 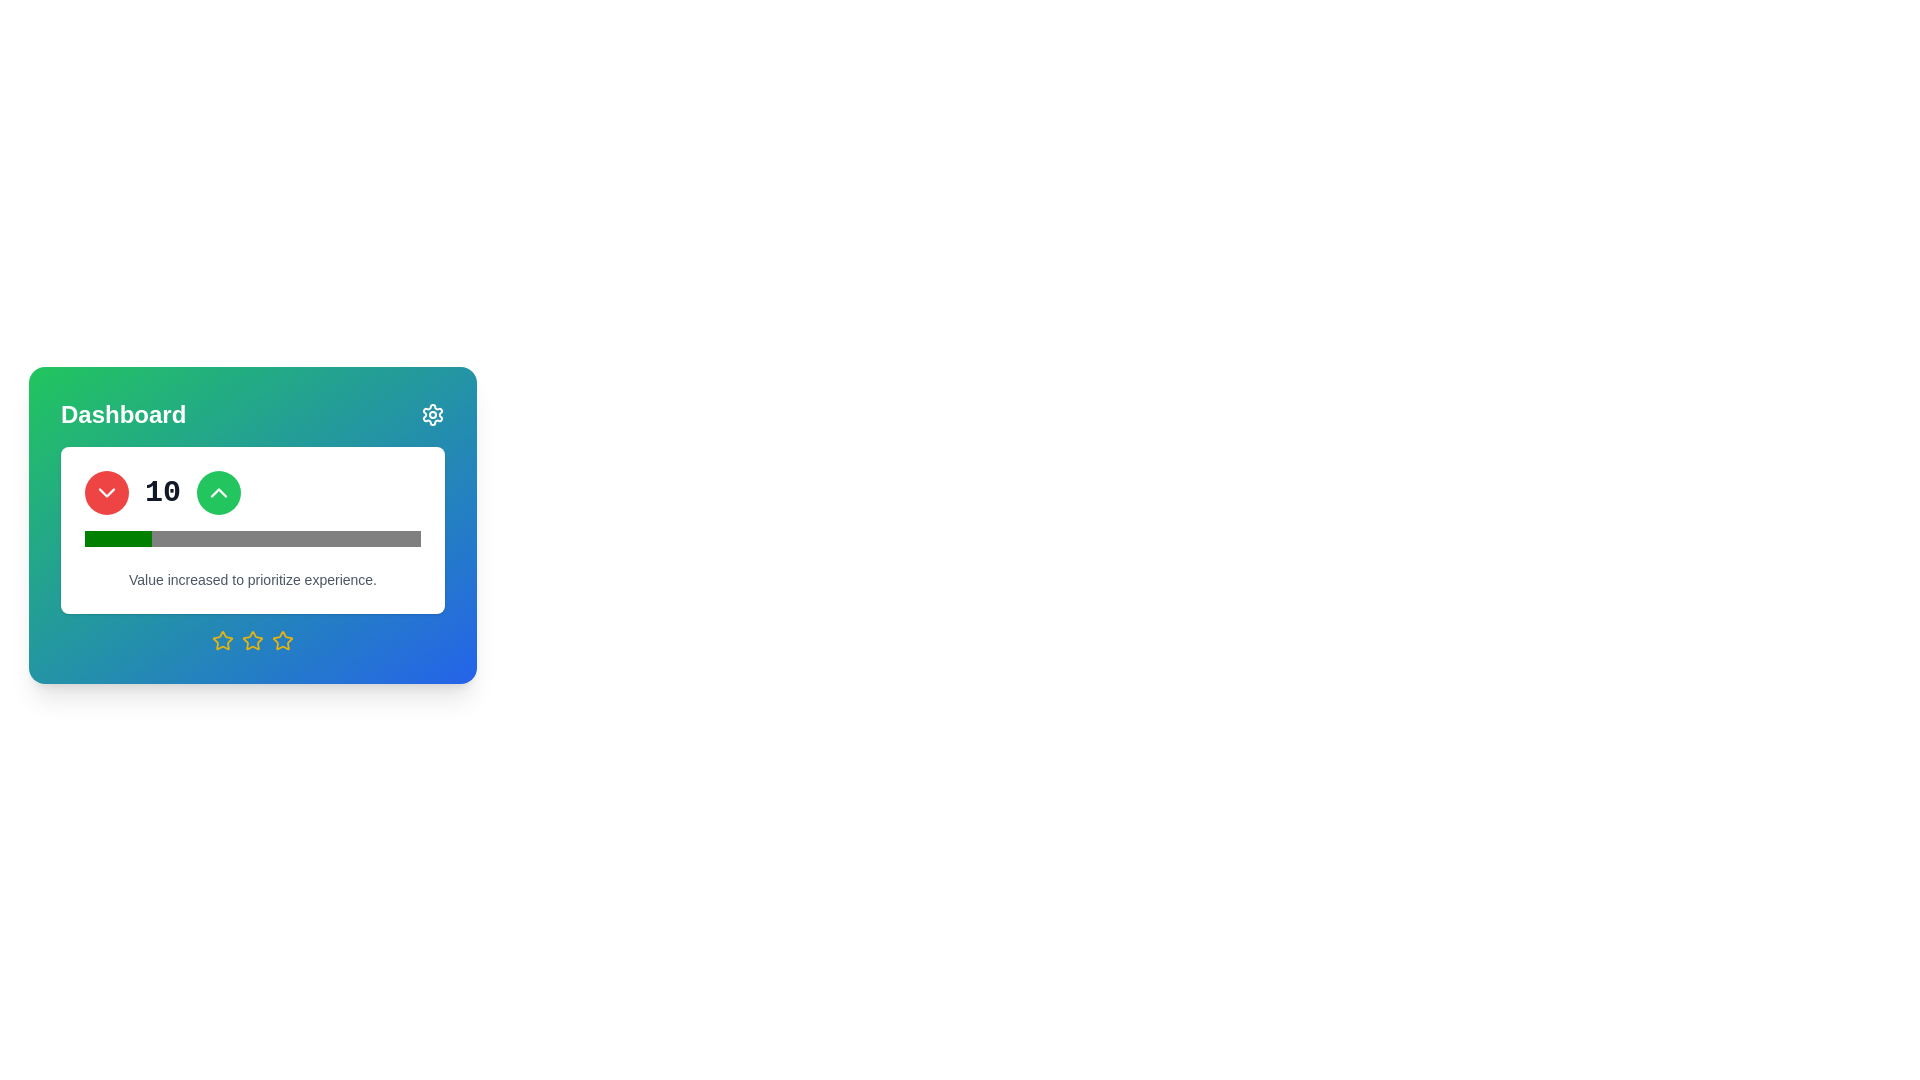 I want to click on the fifth star icon, which is outlined and yellow, located at the bottom of the 'Dashboard' card to rate it, so click(x=282, y=640).